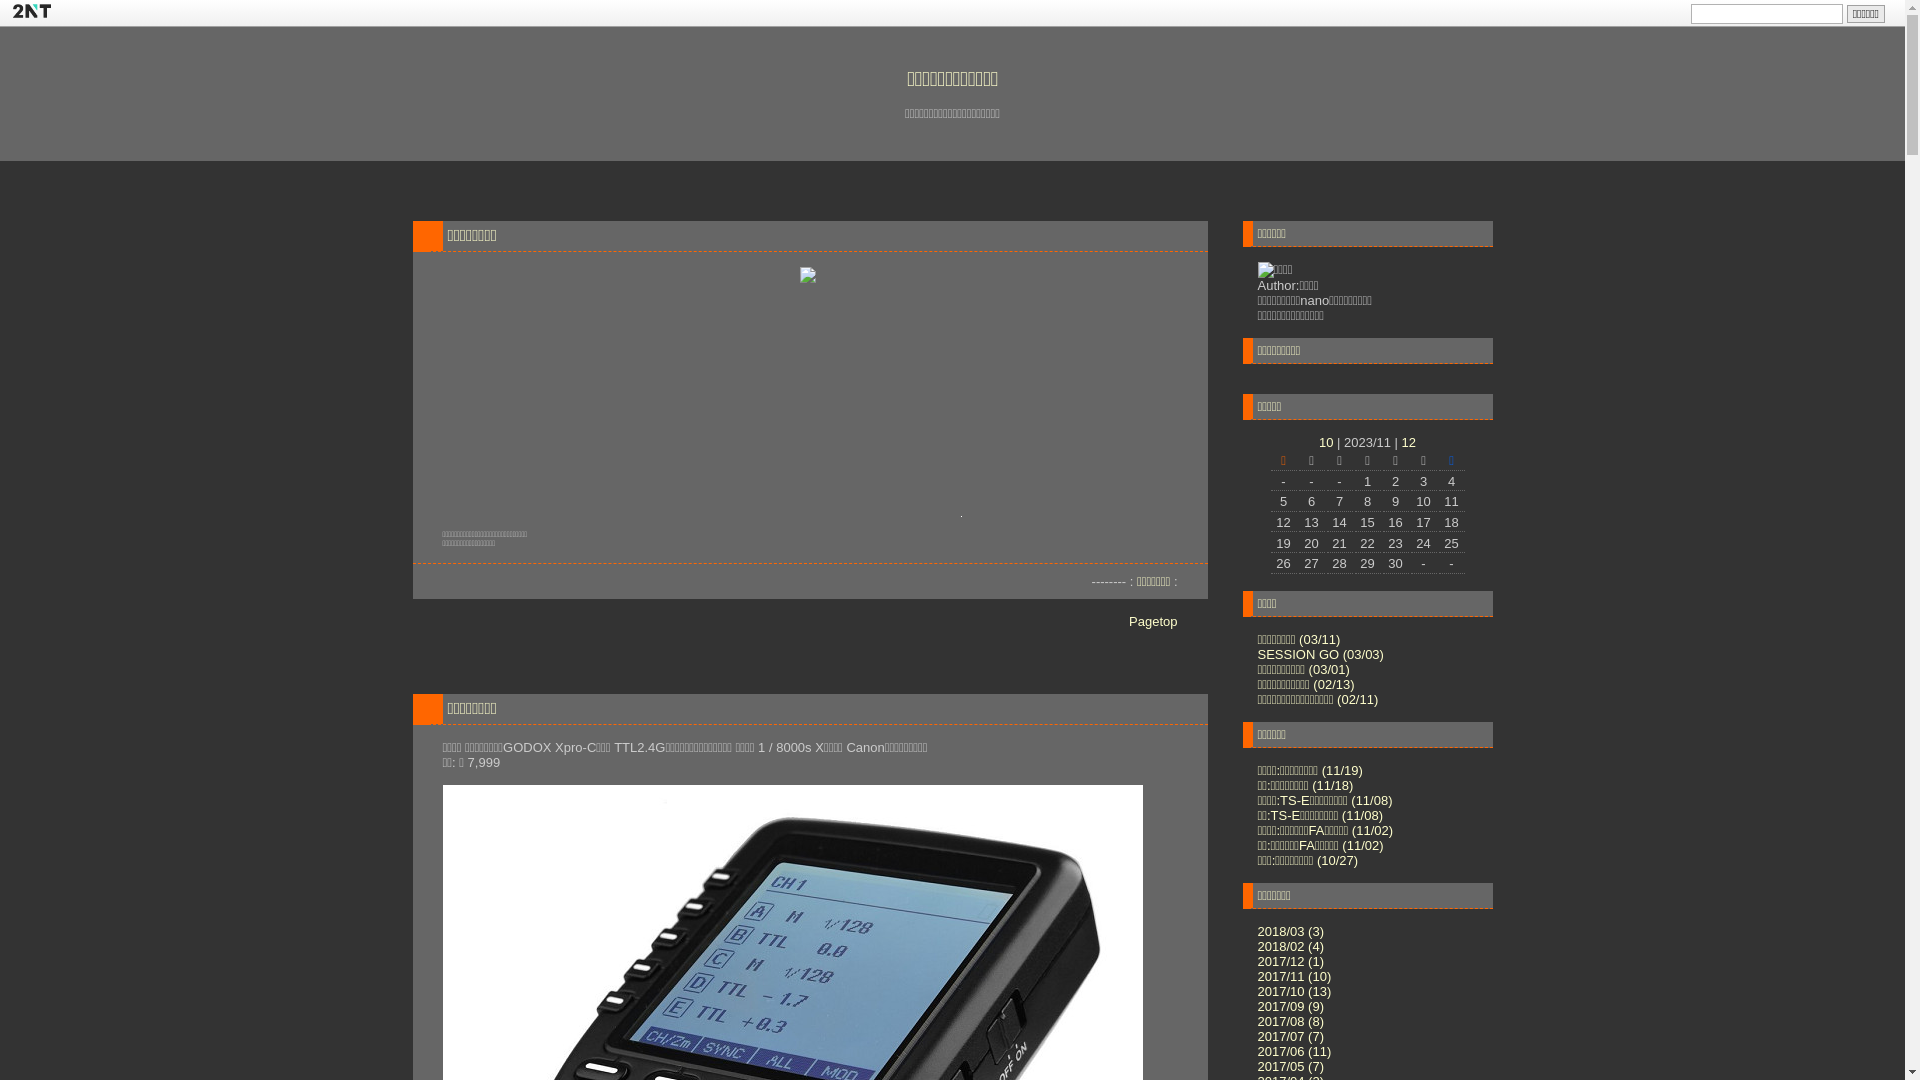  Describe the element at coordinates (1325, 441) in the screenshot. I see `'10'` at that location.